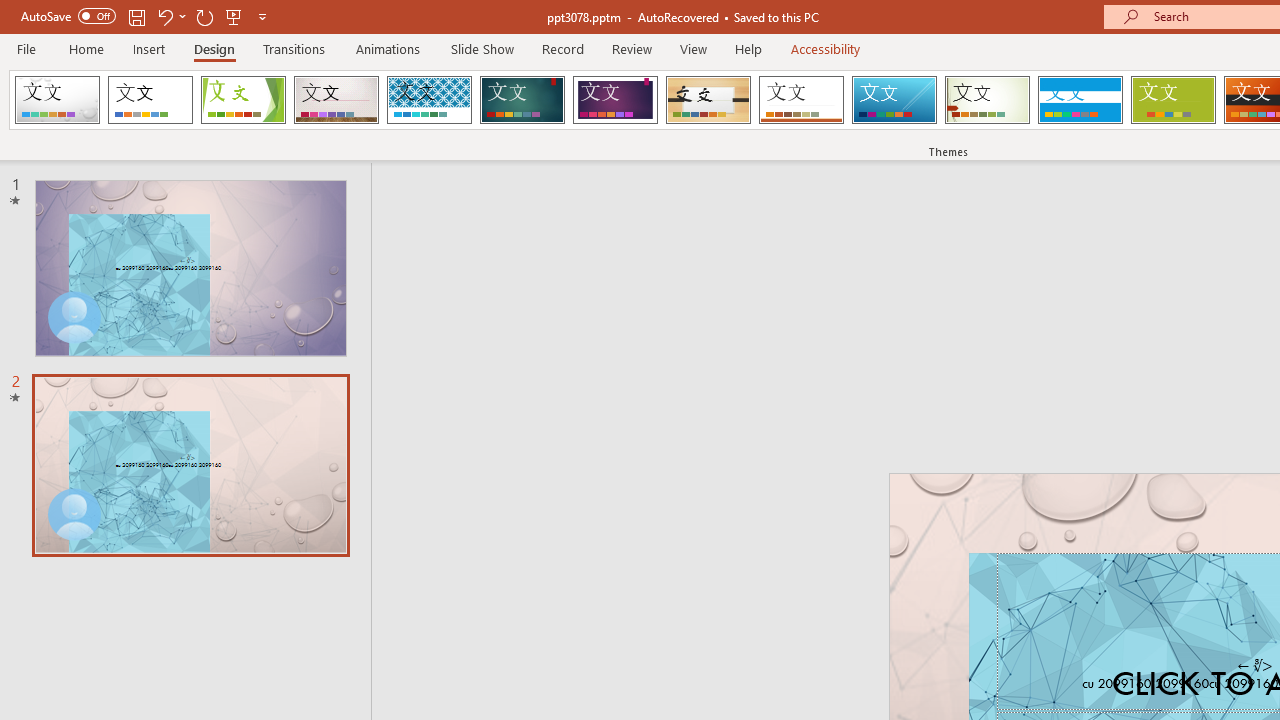  What do you see at coordinates (1079, 100) in the screenshot?
I see `'Banded'` at bounding box center [1079, 100].